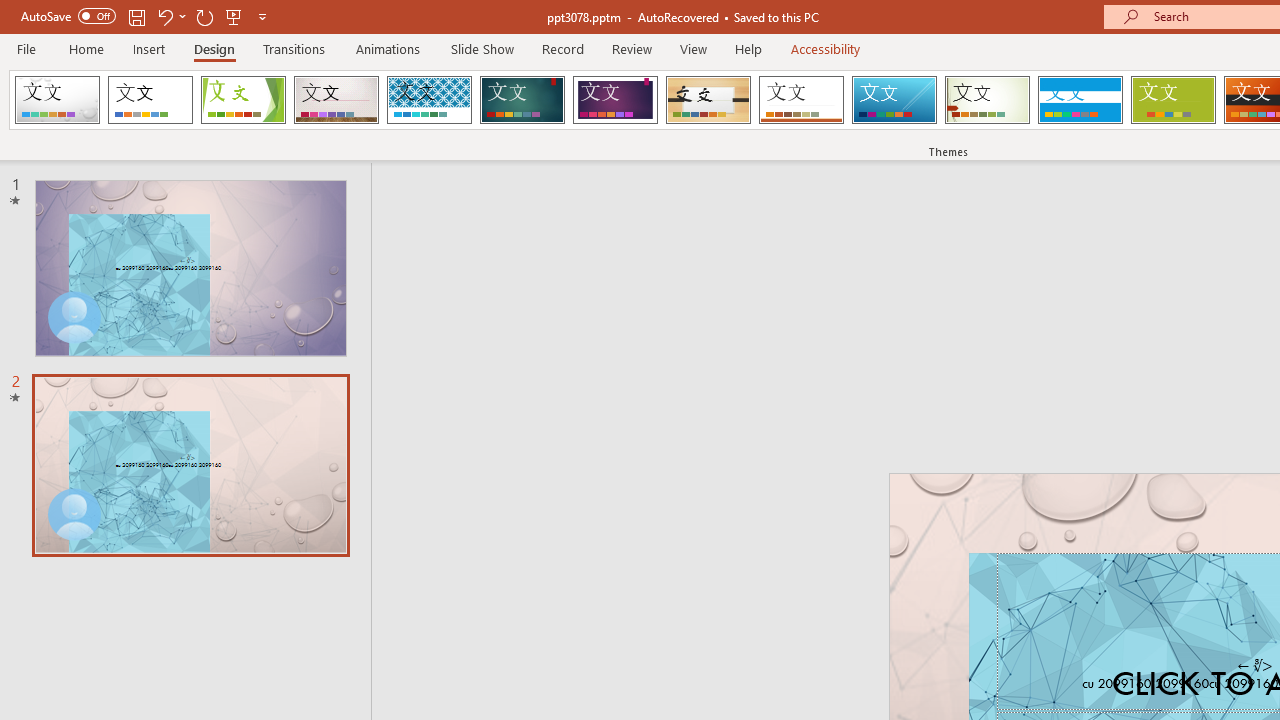  What do you see at coordinates (1079, 100) in the screenshot?
I see `'Banded'` at bounding box center [1079, 100].